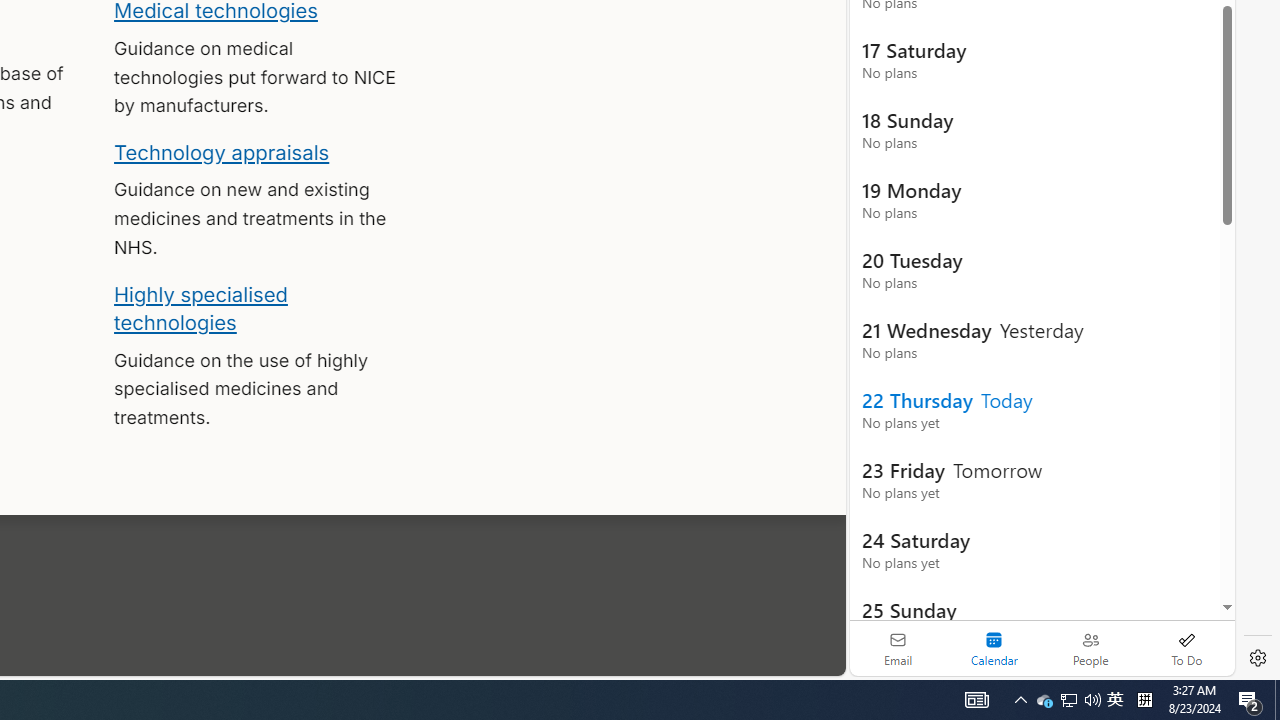 The width and height of the screenshot is (1280, 720). What do you see at coordinates (200, 308) in the screenshot?
I see `'Highly specialised technologies'` at bounding box center [200, 308].